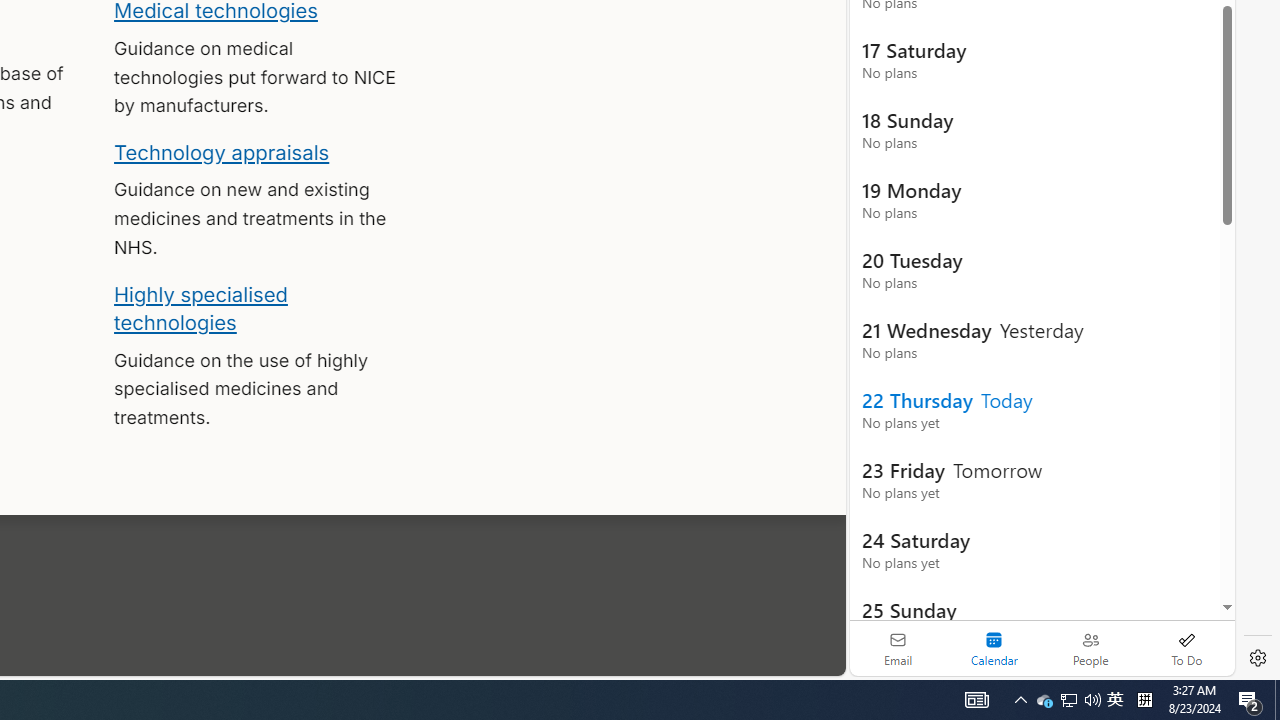 The width and height of the screenshot is (1280, 720). What do you see at coordinates (200, 308) in the screenshot?
I see `'Highly specialised technologies'` at bounding box center [200, 308].